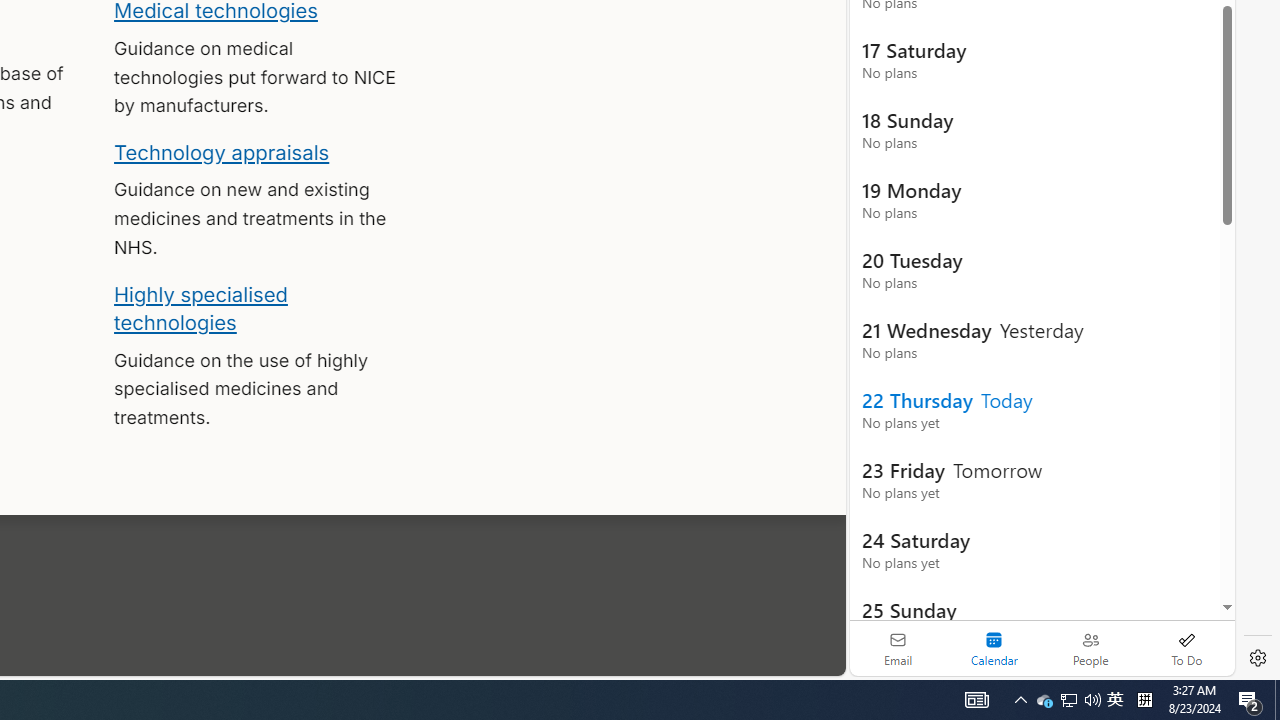 The width and height of the screenshot is (1280, 720). What do you see at coordinates (200, 308) in the screenshot?
I see `'Highly specialised technologies'` at bounding box center [200, 308].